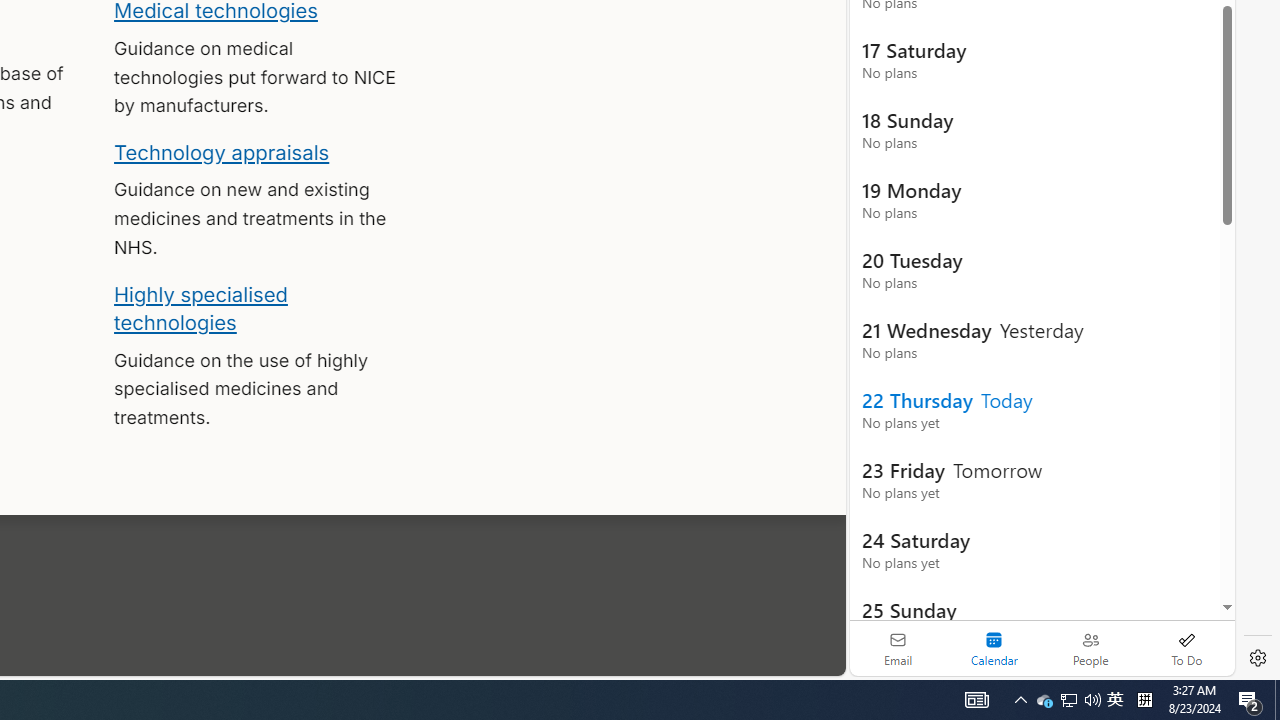 The width and height of the screenshot is (1280, 720). What do you see at coordinates (200, 308) in the screenshot?
I see `'Highly specialised technologies'` at bounding box center [200, 308].